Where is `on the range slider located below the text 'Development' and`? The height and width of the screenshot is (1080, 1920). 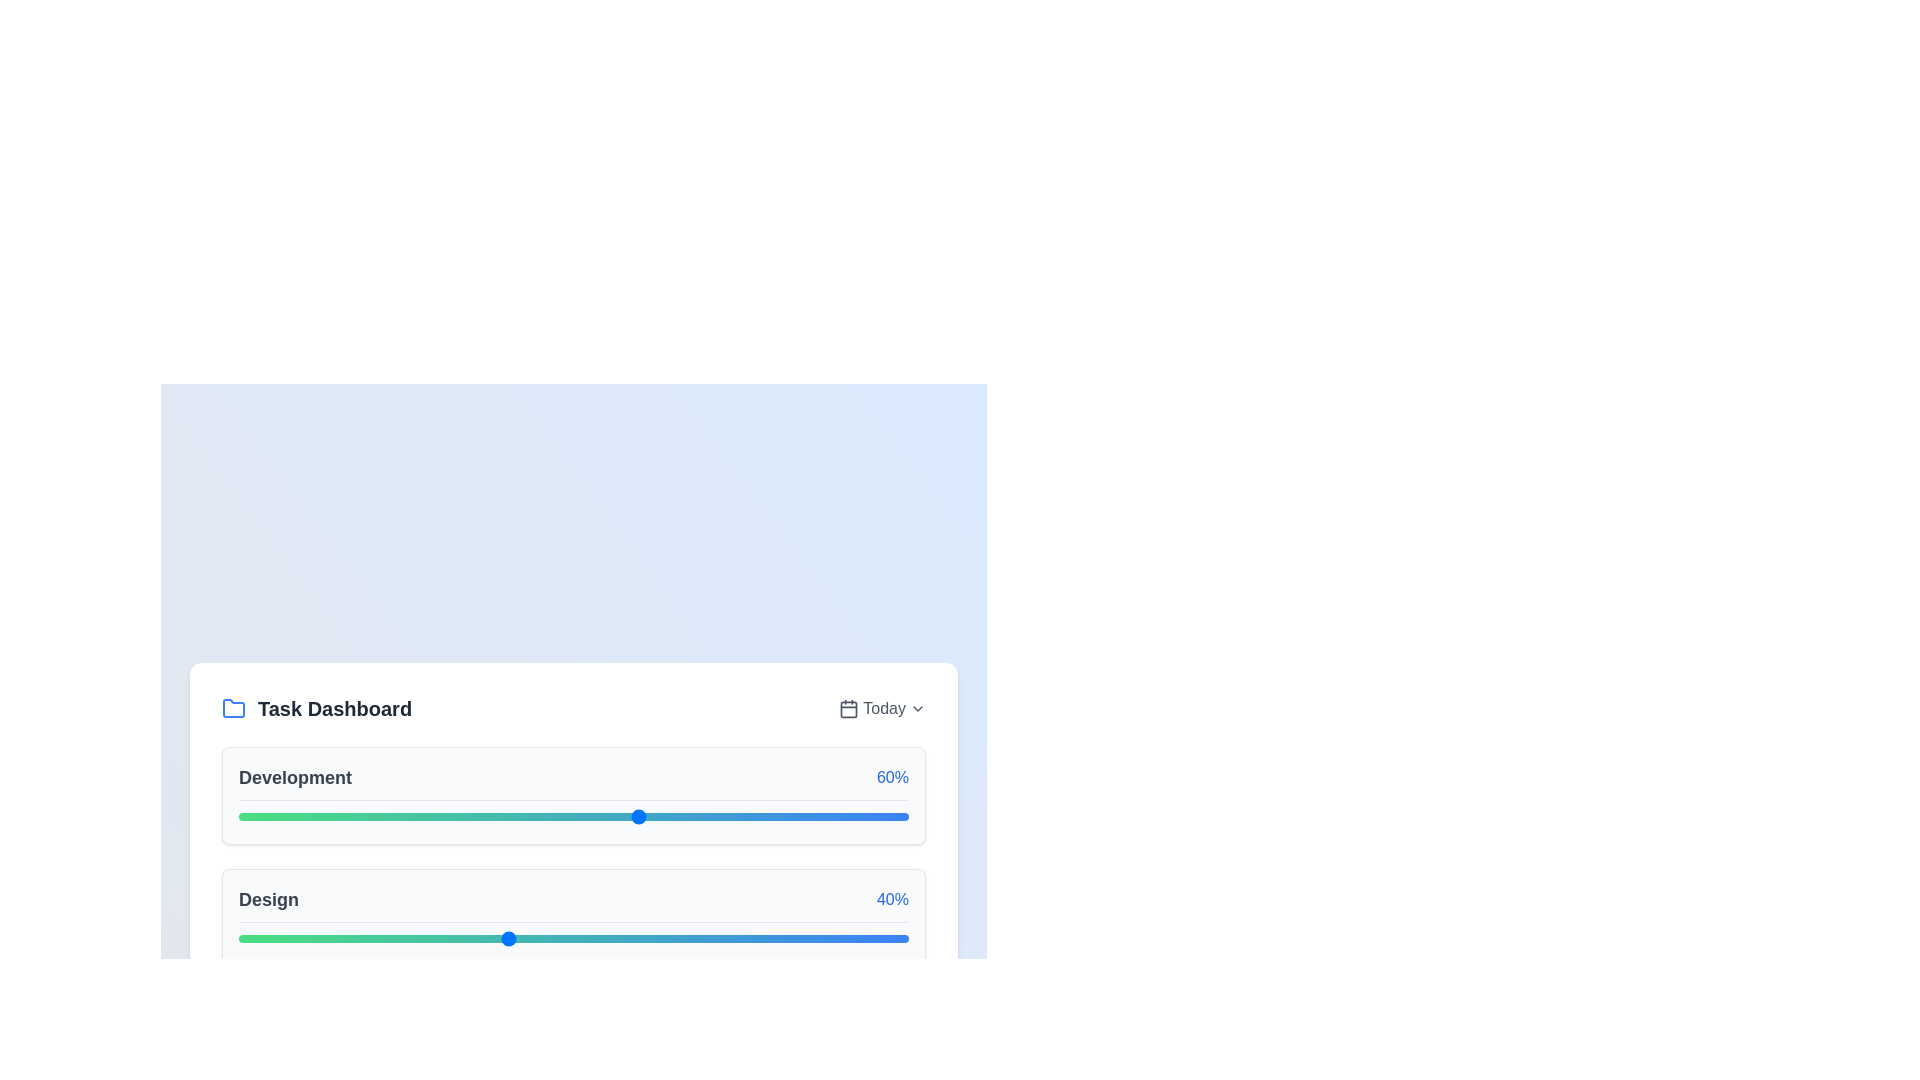 on the range slider located below the text 'Development' and is located at coordinates (573, 817).